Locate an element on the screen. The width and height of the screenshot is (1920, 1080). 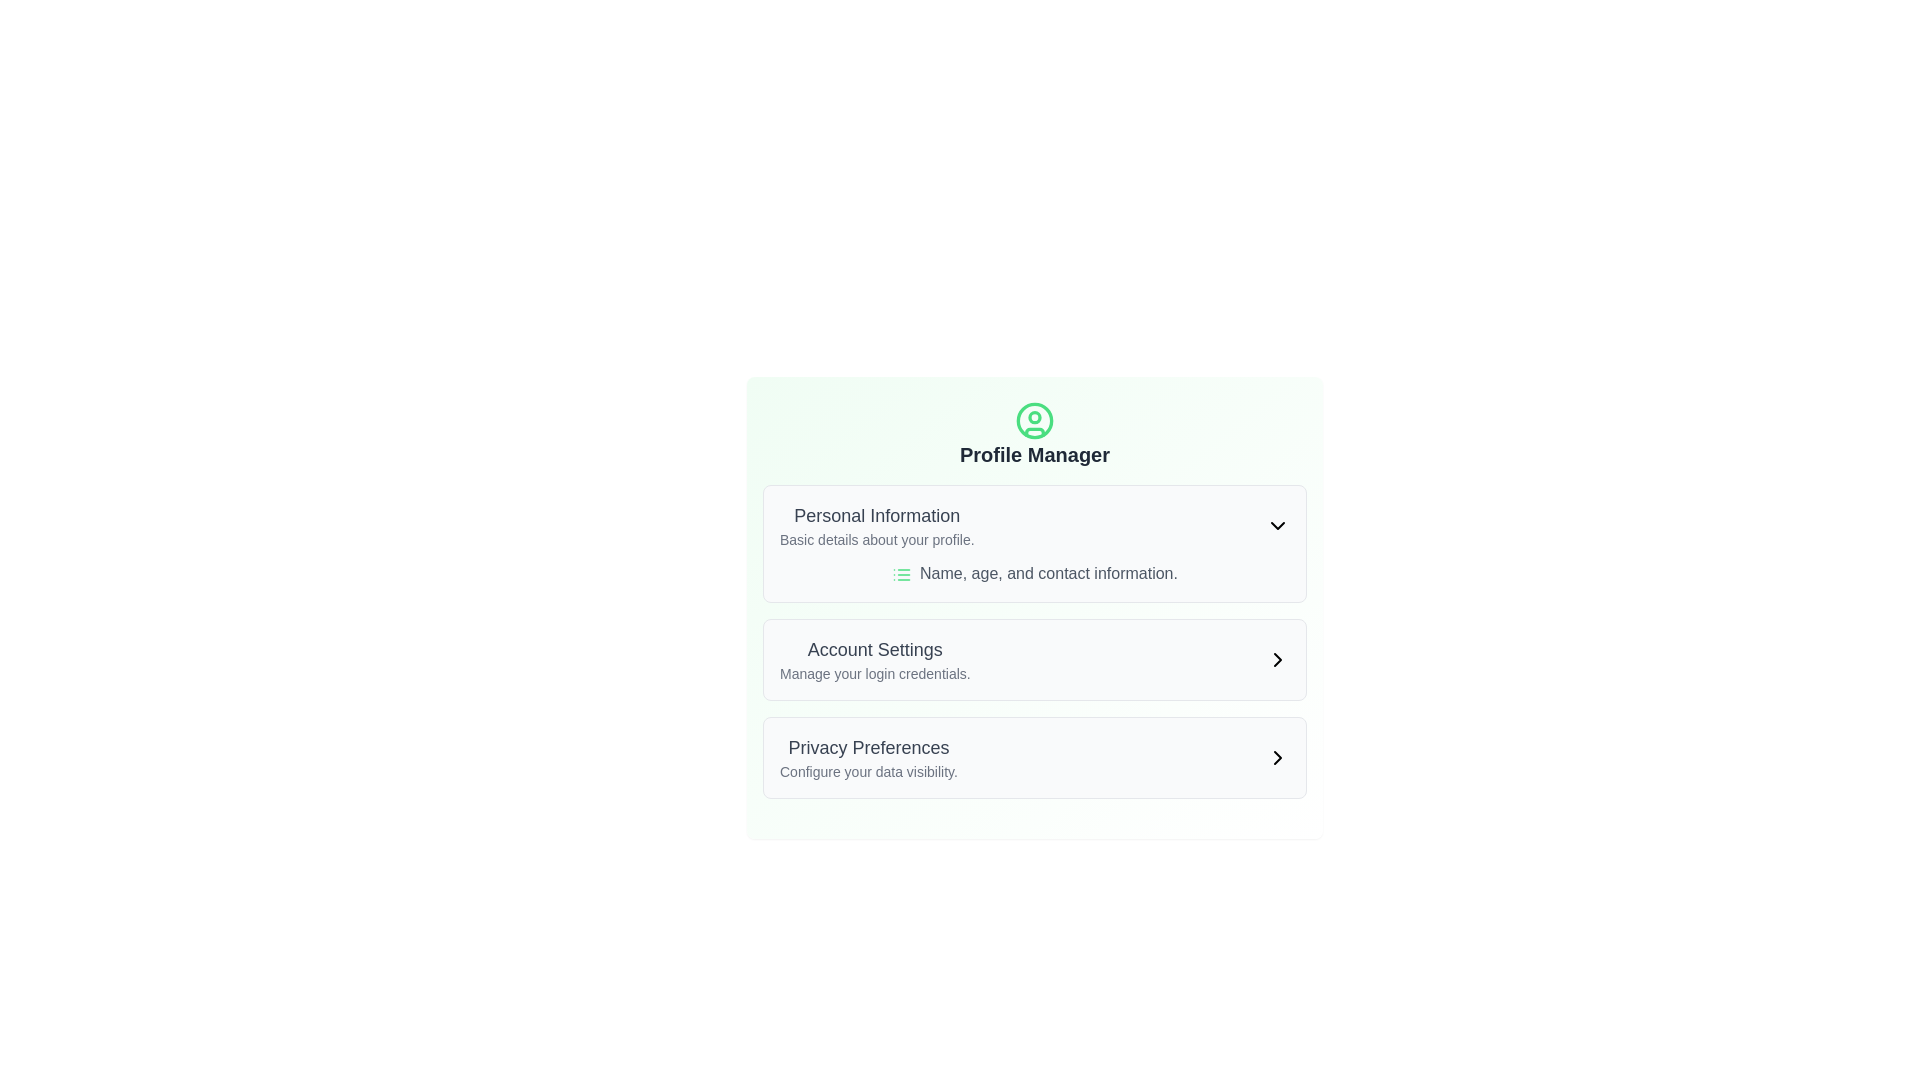
the Chevron Icon located in the 'Privacy Preferences' section of the 'Profile Manager' interface is located at coordinates (1276, 758).